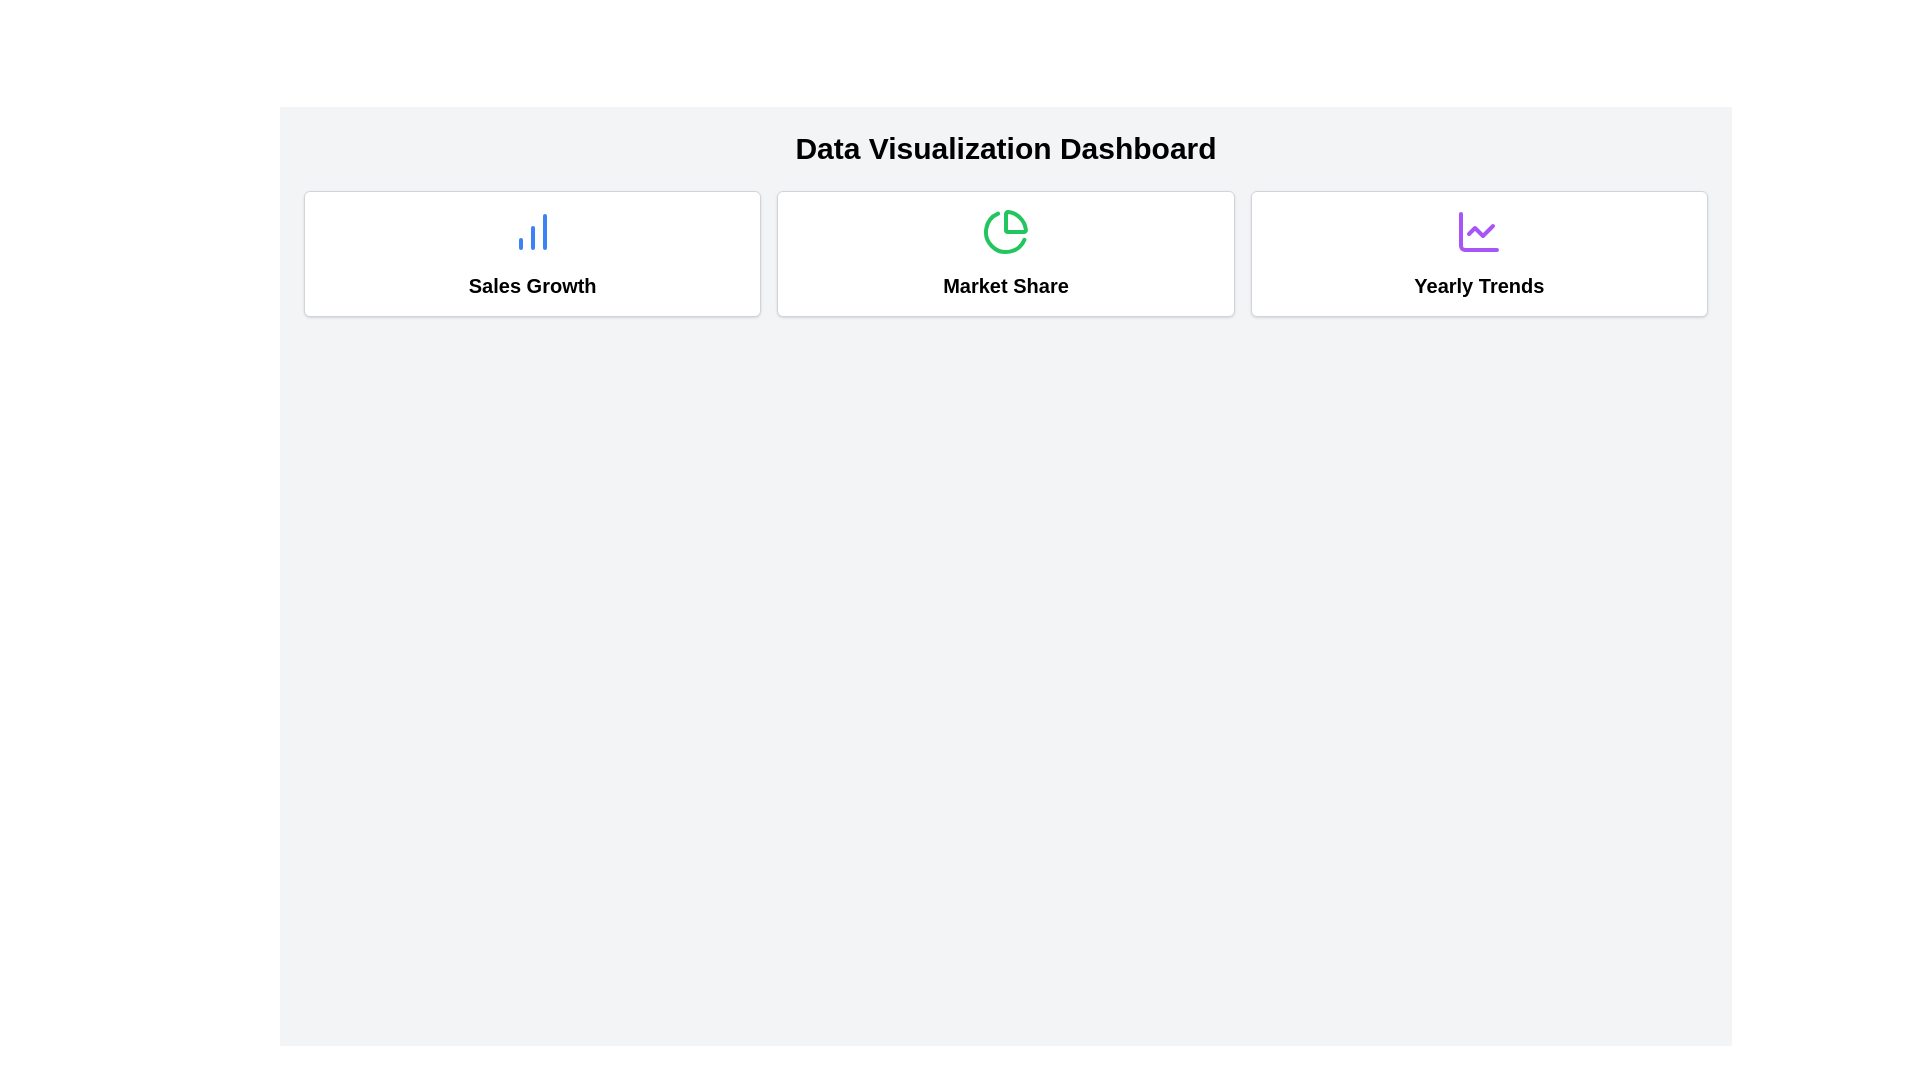 The width and height of the screenshot is (1920, 1080). Describe the element at coordinates (1479, 253) in the screenshot. I see `the 'Yearly Trends' clickable card, which features a purple line chart icon and is the third card in a row of three within a grid layout` at that location.